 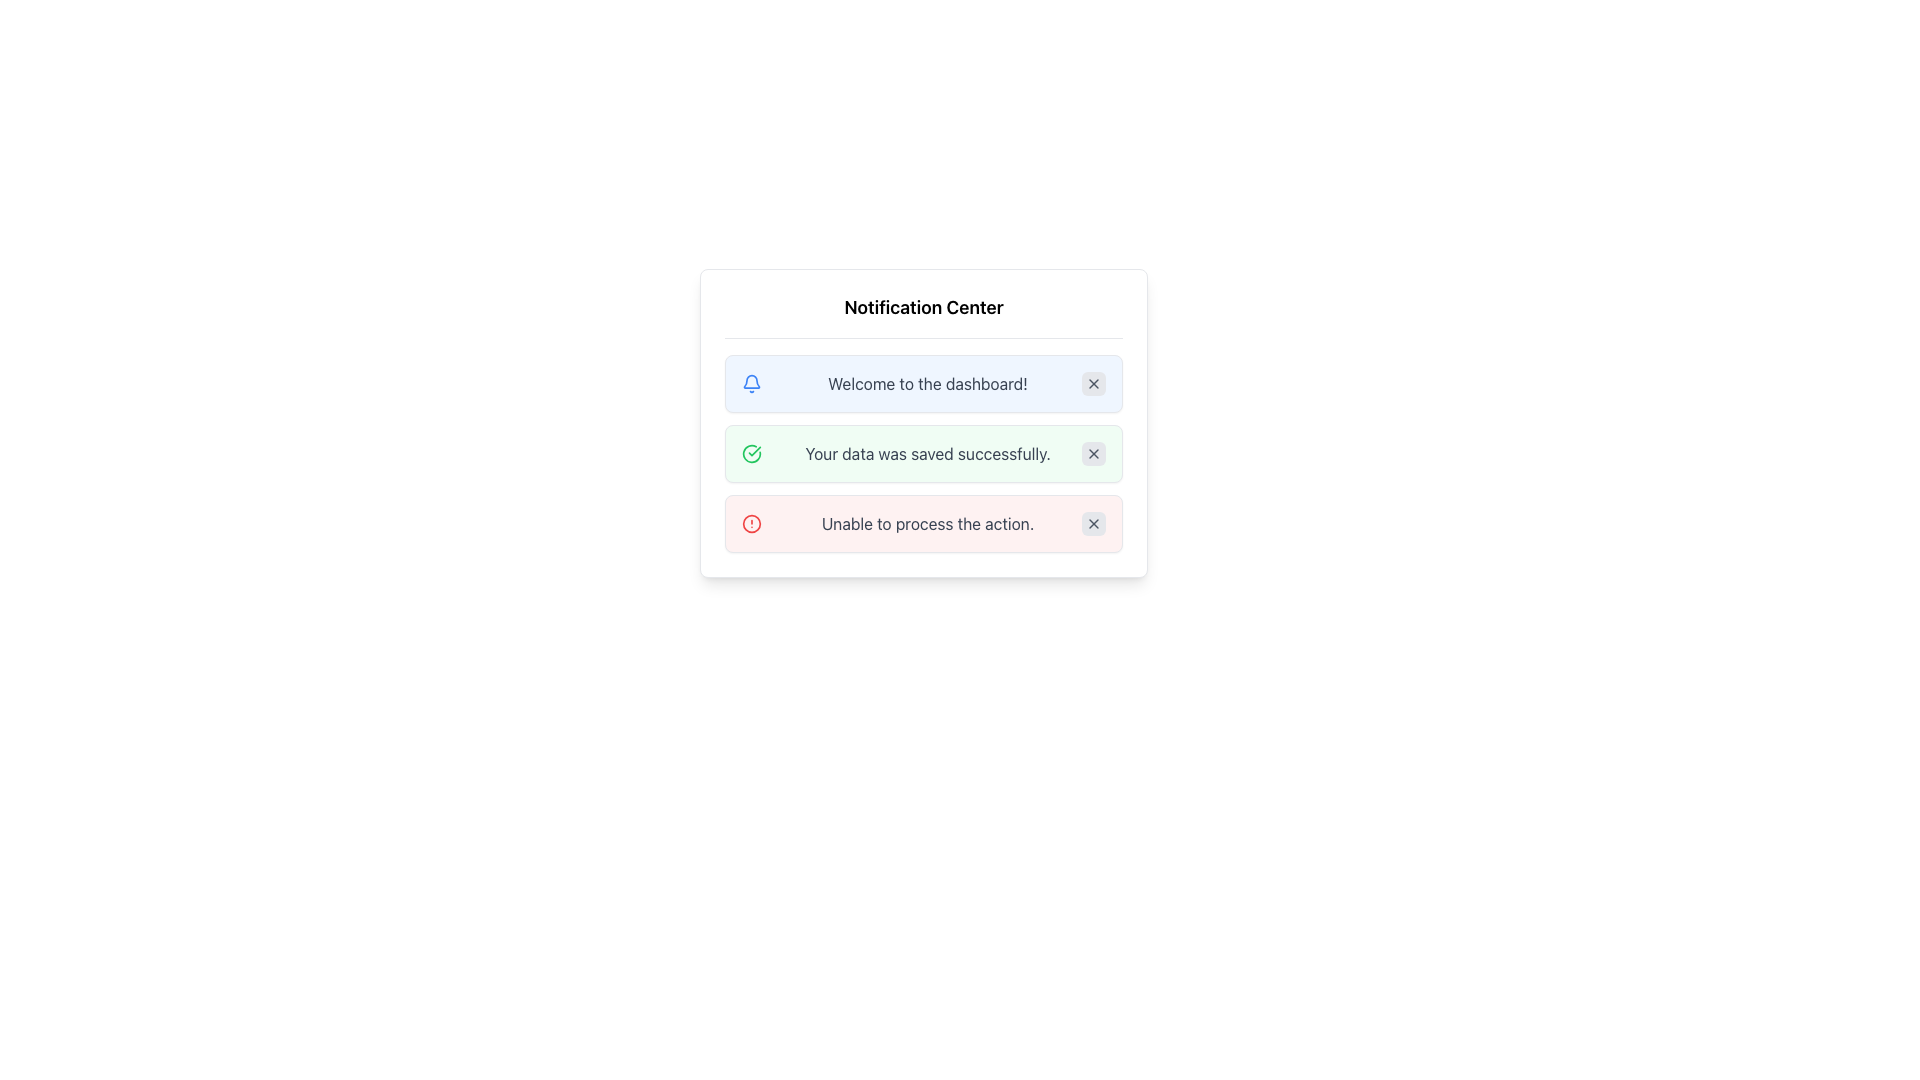 What do you see at coordinates (1093, 523) in the screenshot?
I see `the close button in the top-right corner of the notification` at bounding box center [1093, 523].